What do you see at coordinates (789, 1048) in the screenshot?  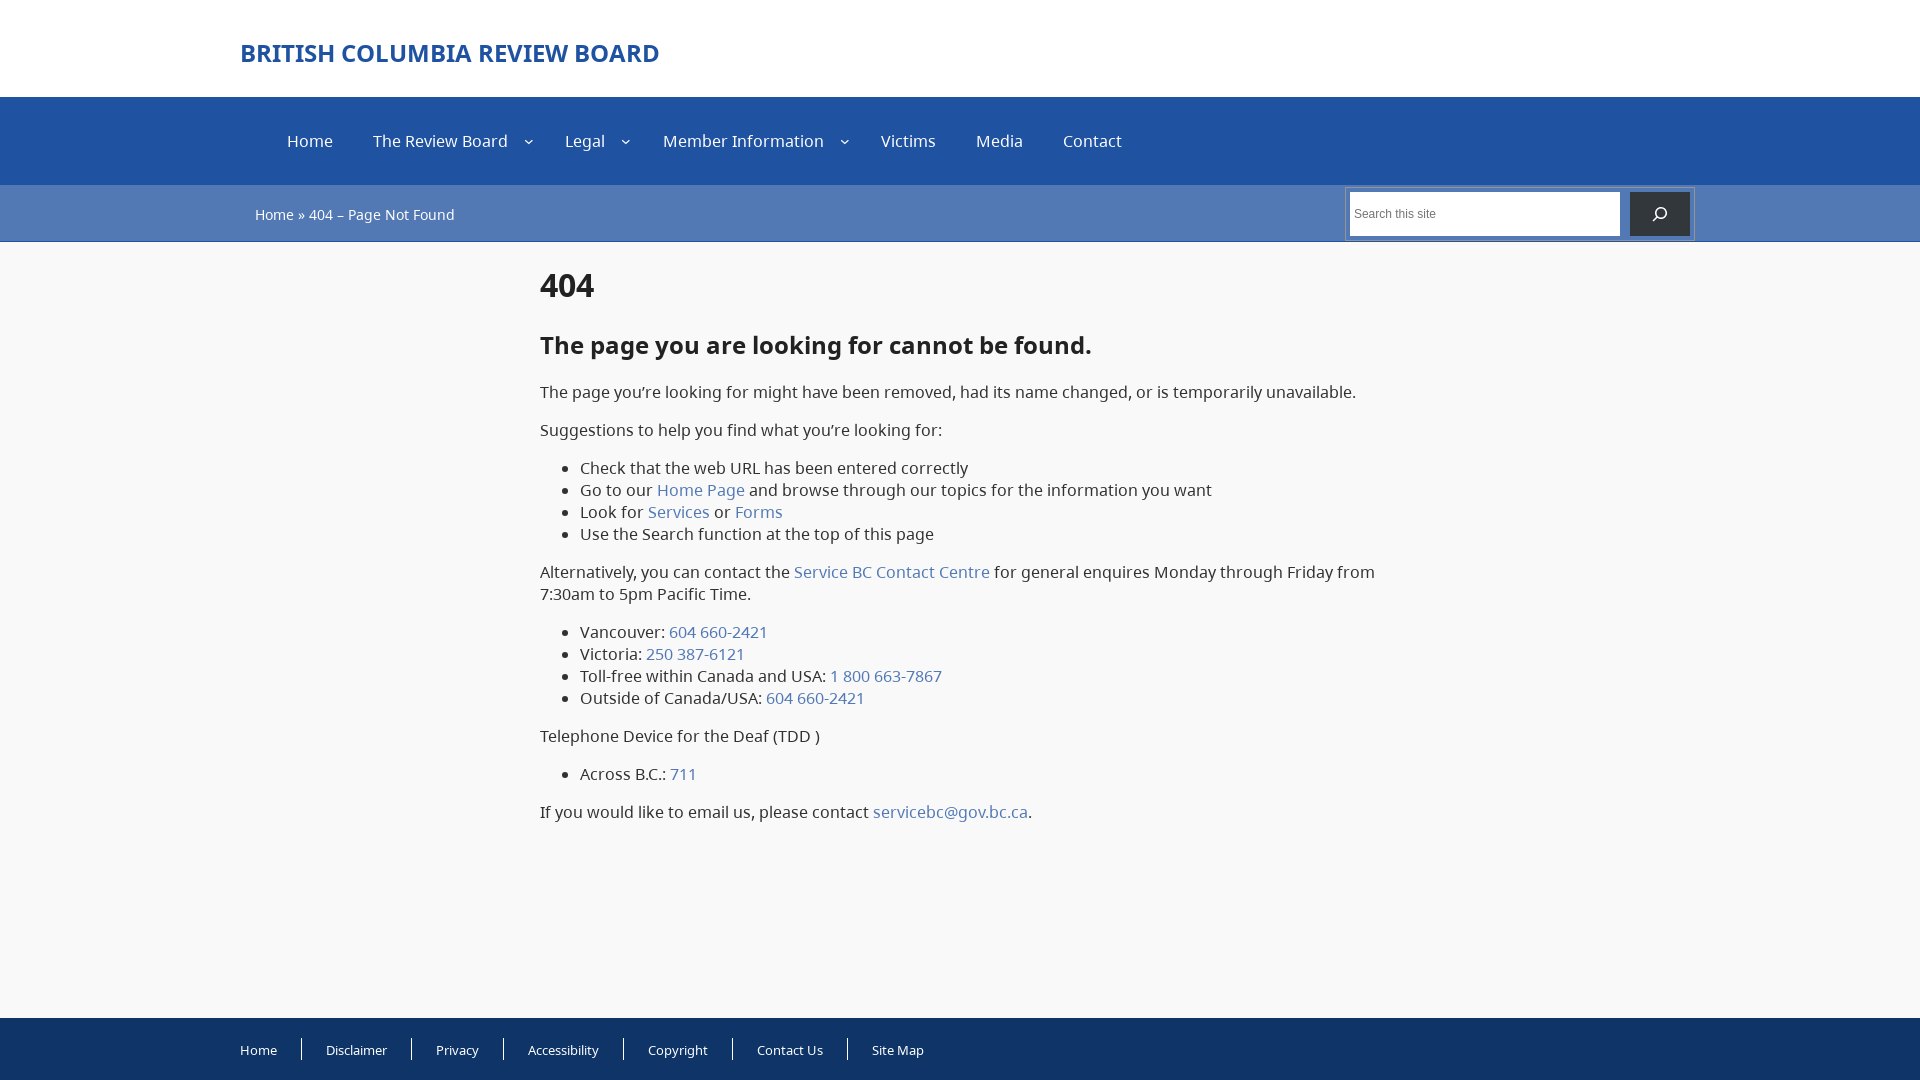 I see `'Contact Us'` at bounding box center [789, 1048].